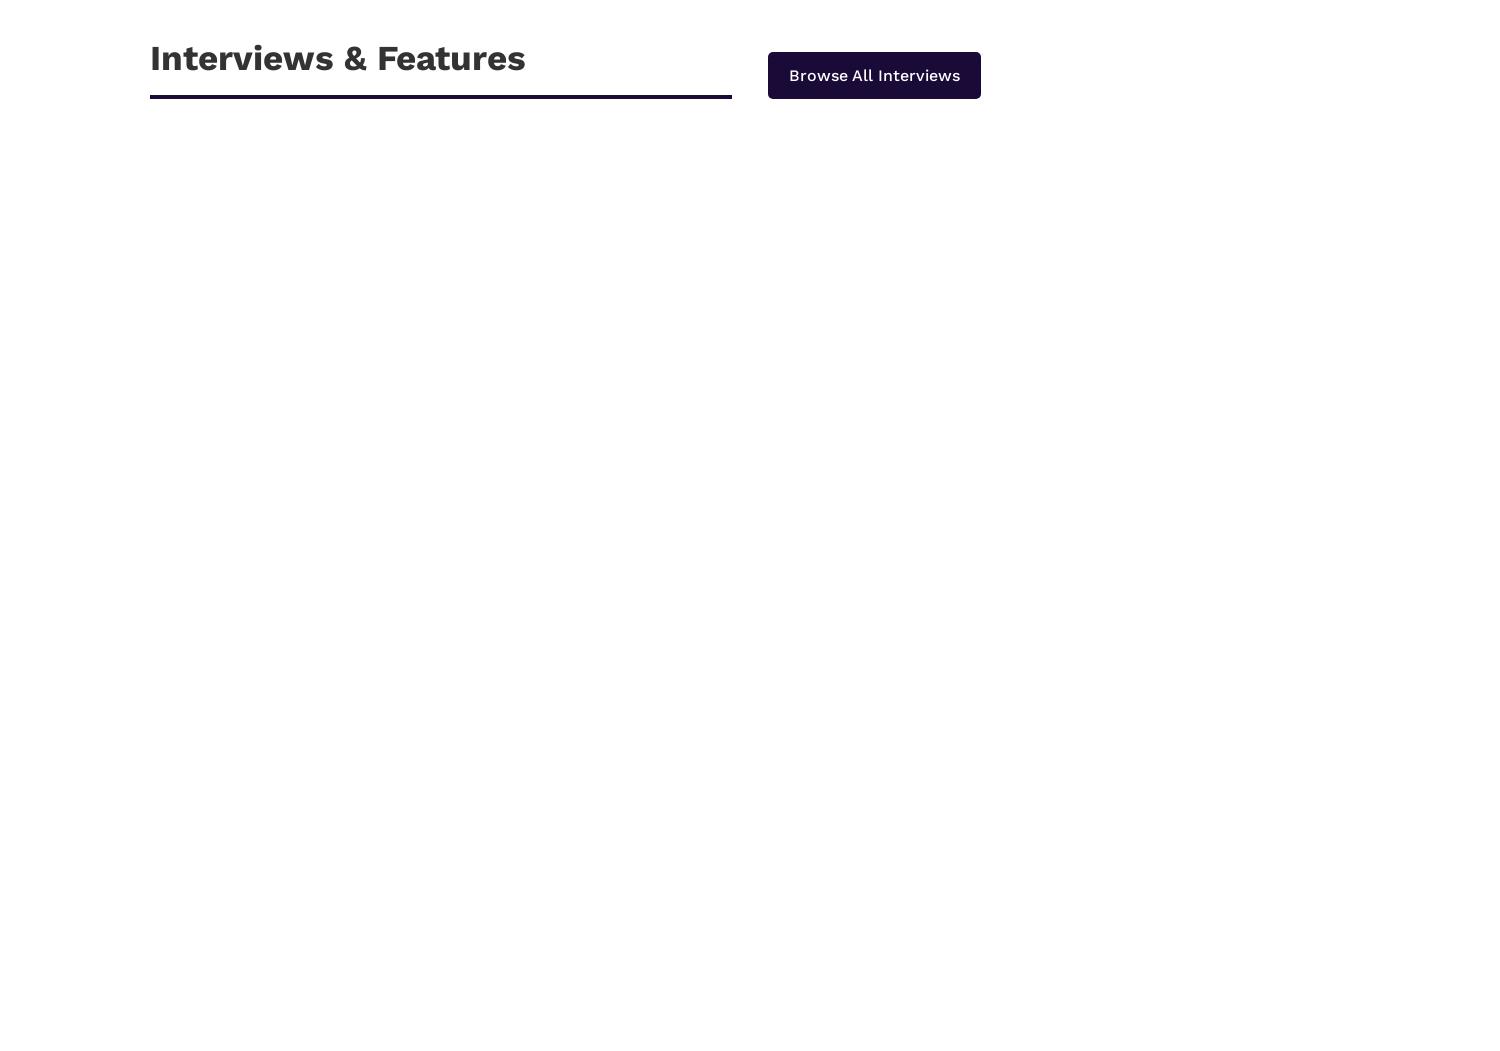 This screenshot has height=1051, width=1500. Describe the element at coordinates (213, 190) in the screenshot. I see `'Apr 30, 2022'` at that location.